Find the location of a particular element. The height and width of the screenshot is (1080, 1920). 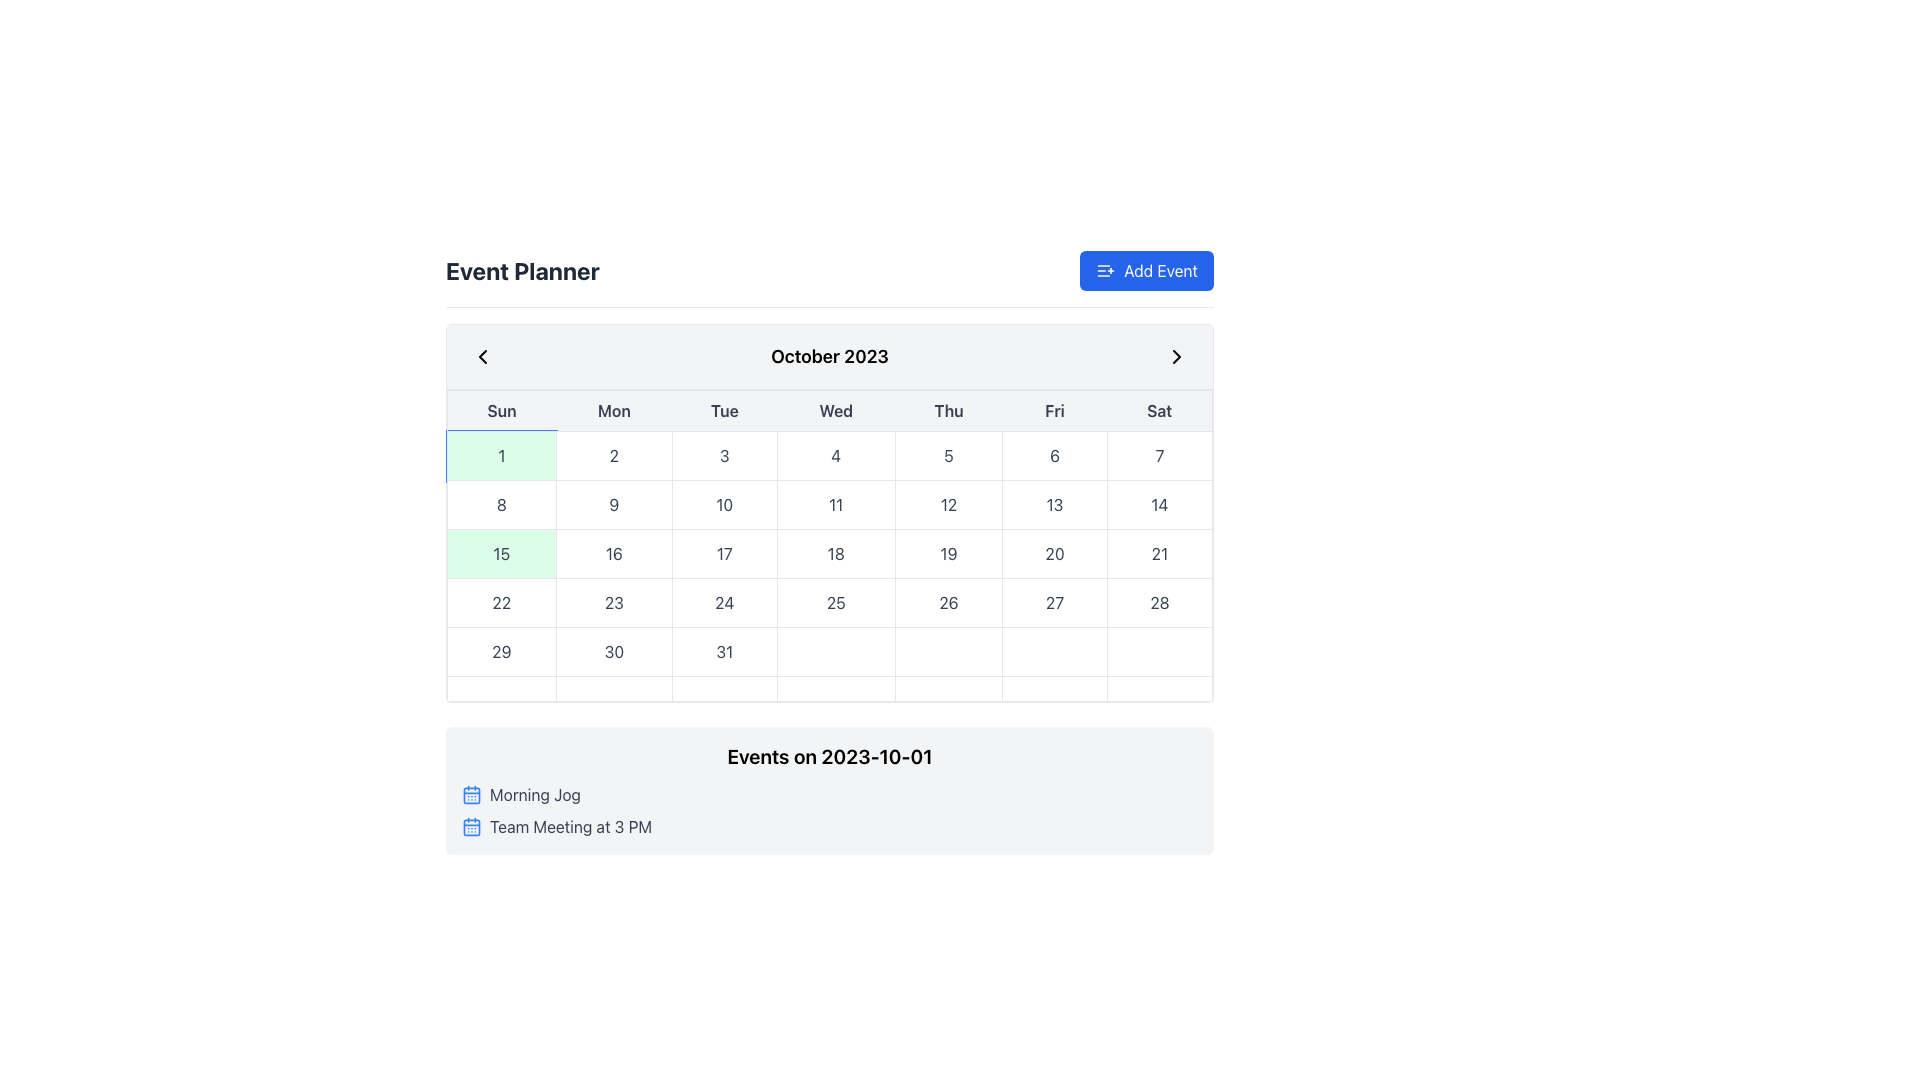

the static calendar date box displaying the number '18', which is the fourth box in the row of calendar dates is located at coordinates (836, 554).